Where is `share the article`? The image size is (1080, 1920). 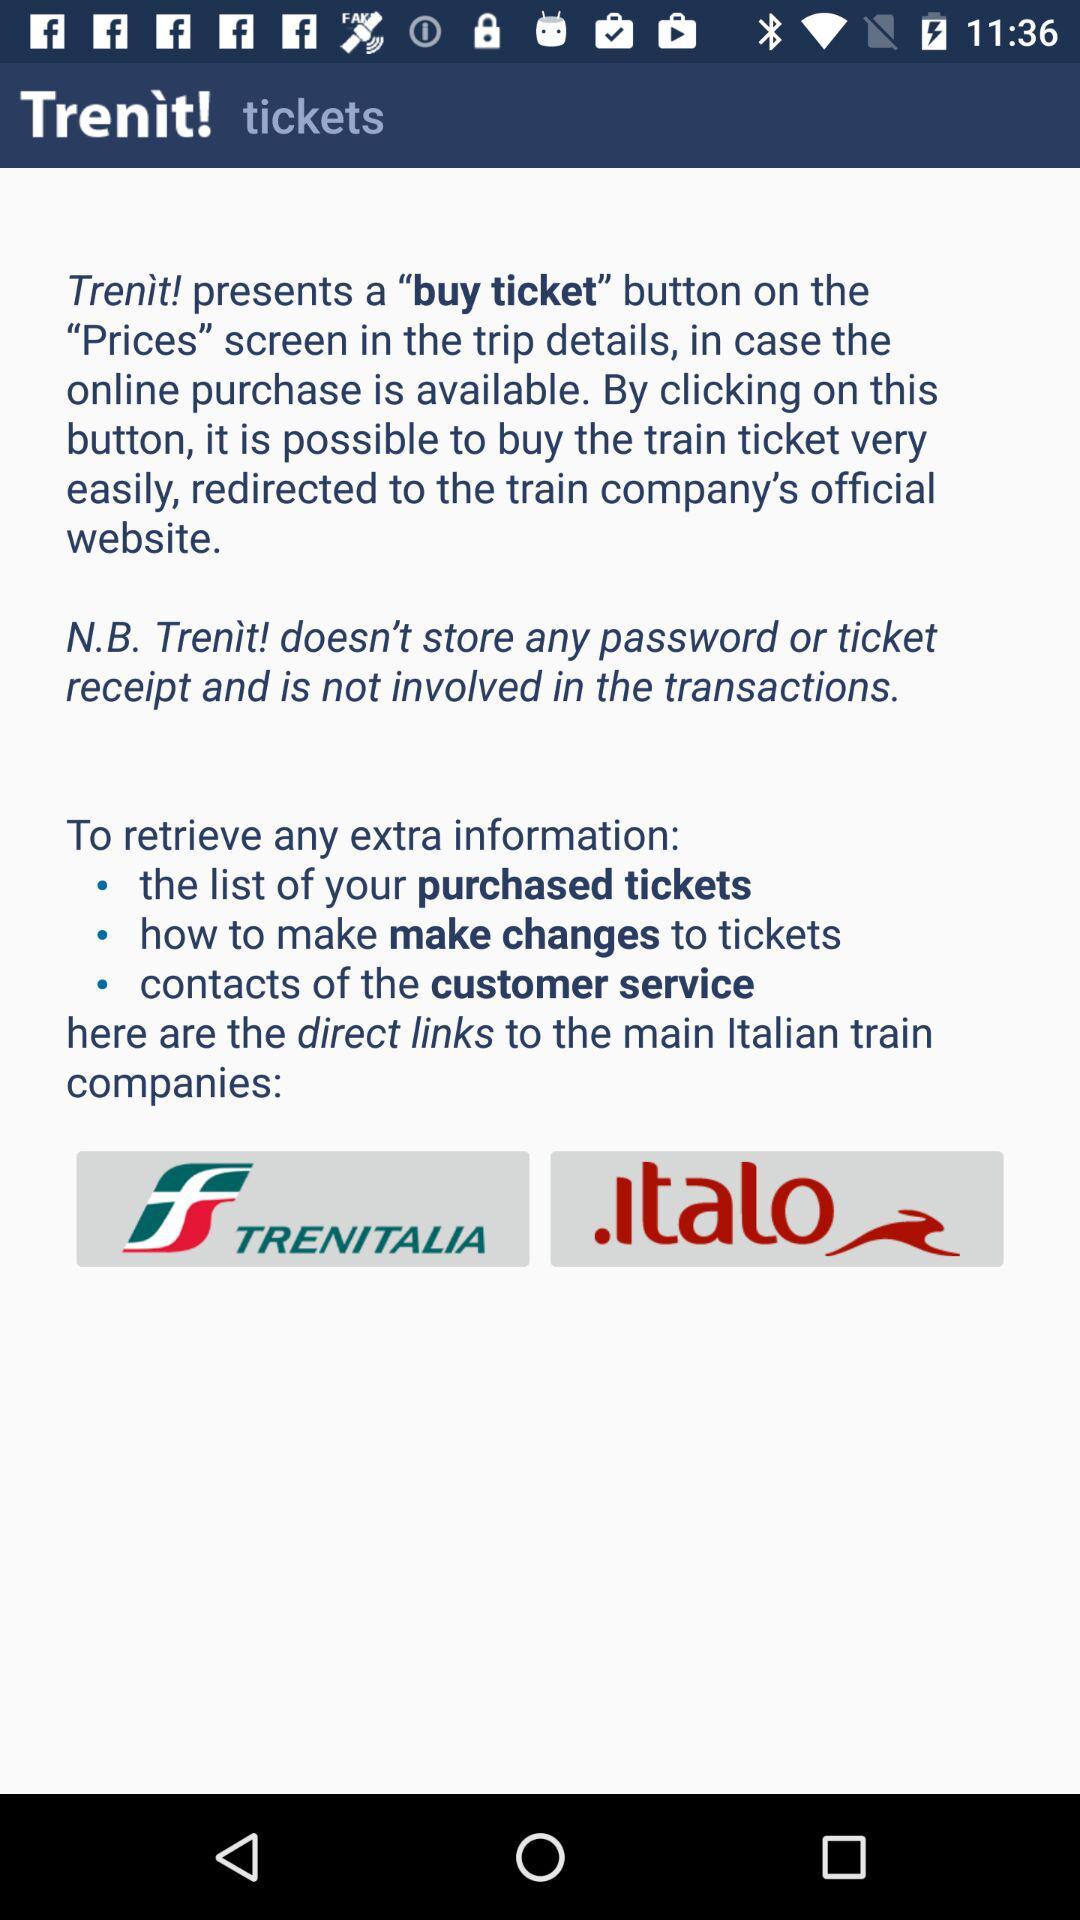 share the article is located at coordinates (775, 1208).